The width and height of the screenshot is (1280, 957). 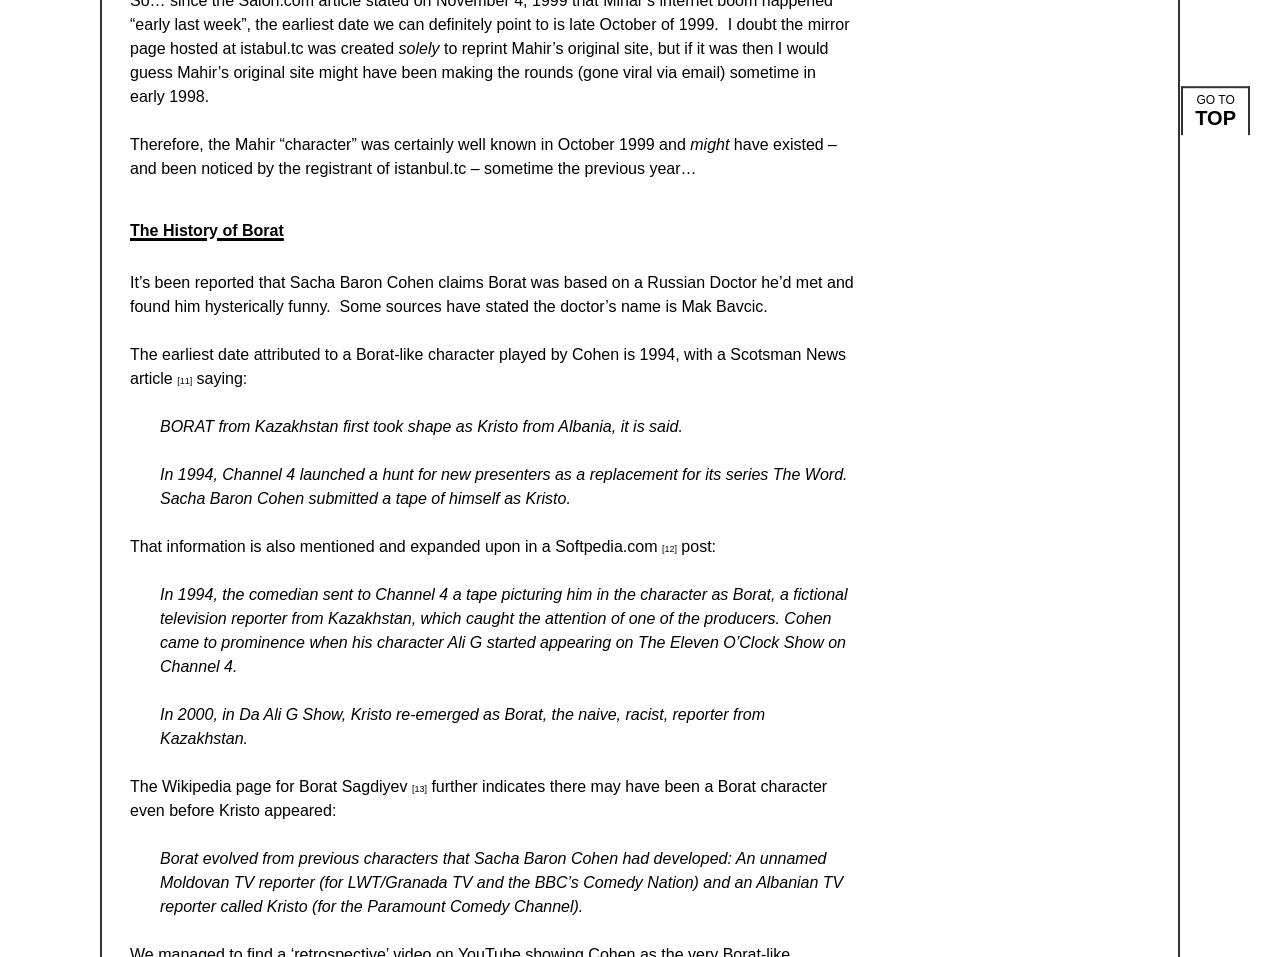 I want to click on 'That information is also mentioned and expanded upon in a Softpedia.com', so click(x=395, y=545).